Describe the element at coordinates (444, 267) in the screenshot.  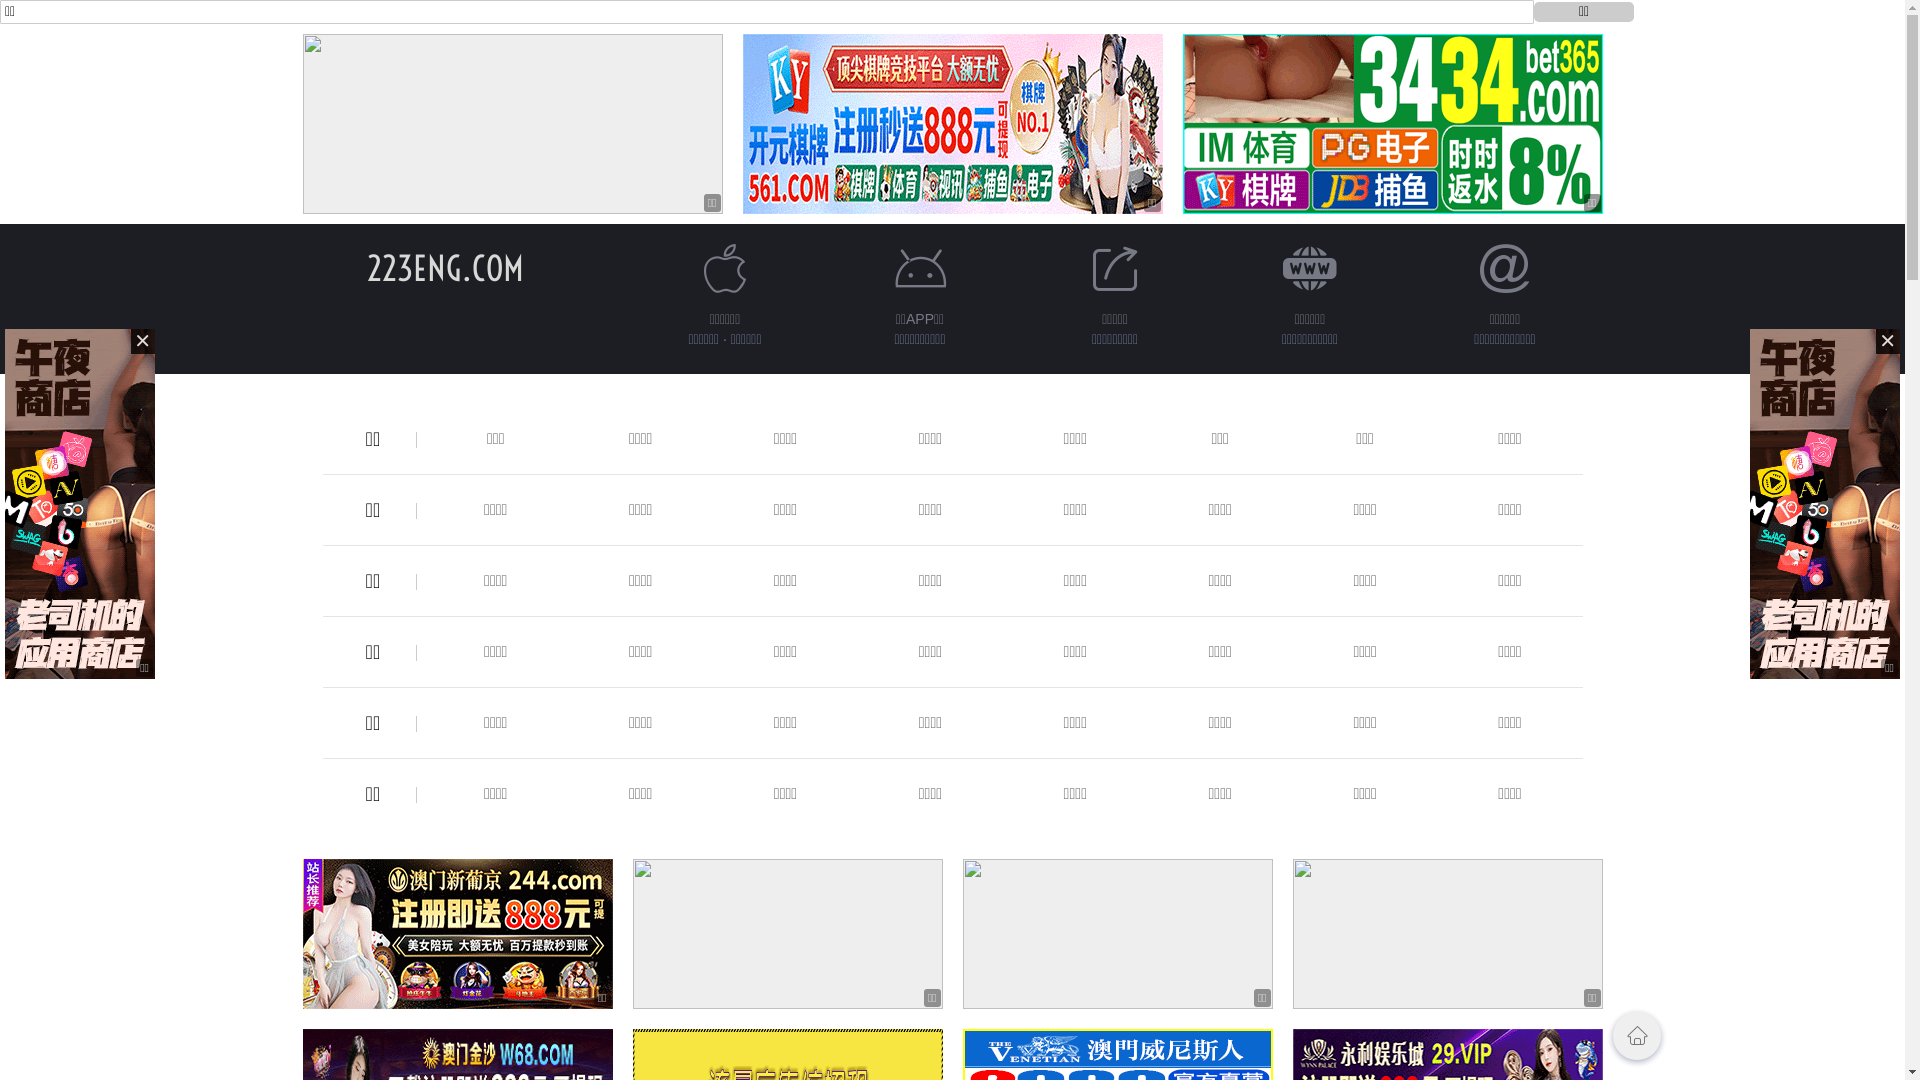
I see `'223ENG.COM'` at that location.